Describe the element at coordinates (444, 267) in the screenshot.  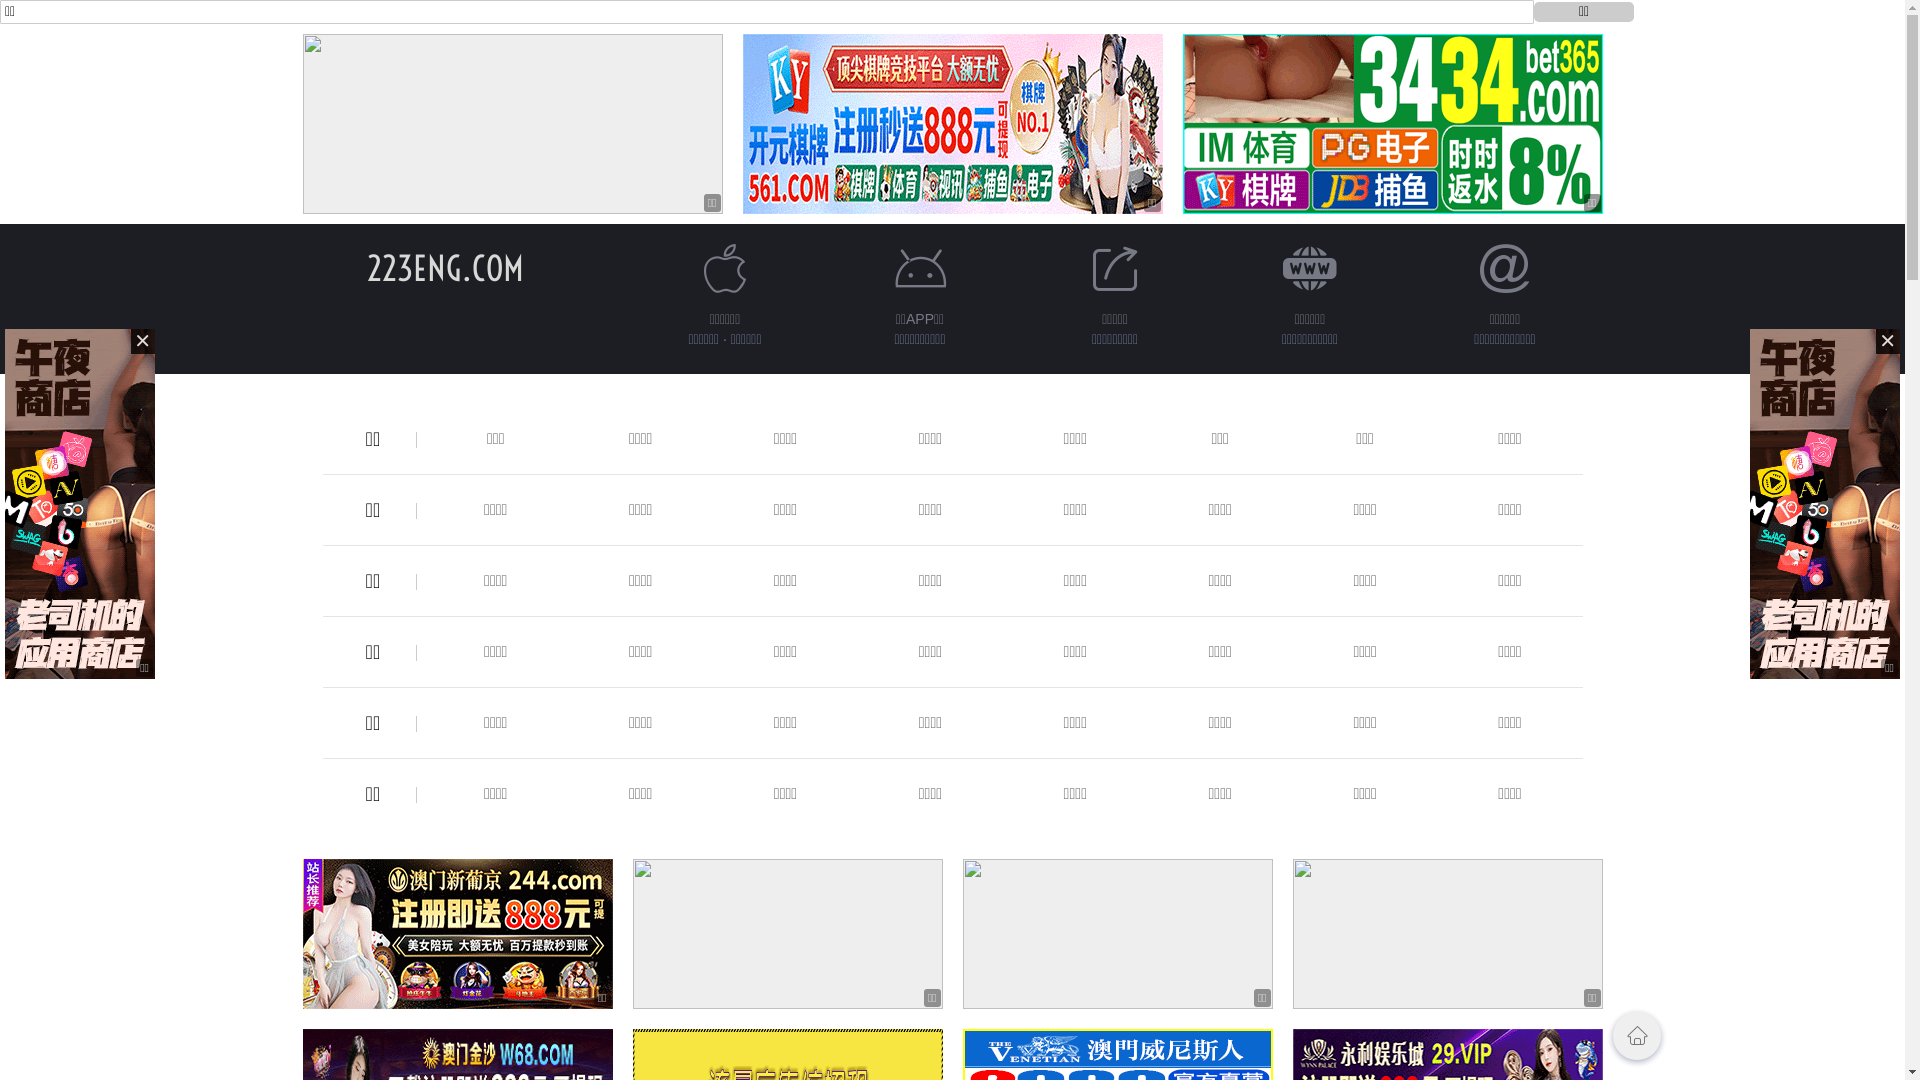
I see `'223ENG.COM'` at that location.